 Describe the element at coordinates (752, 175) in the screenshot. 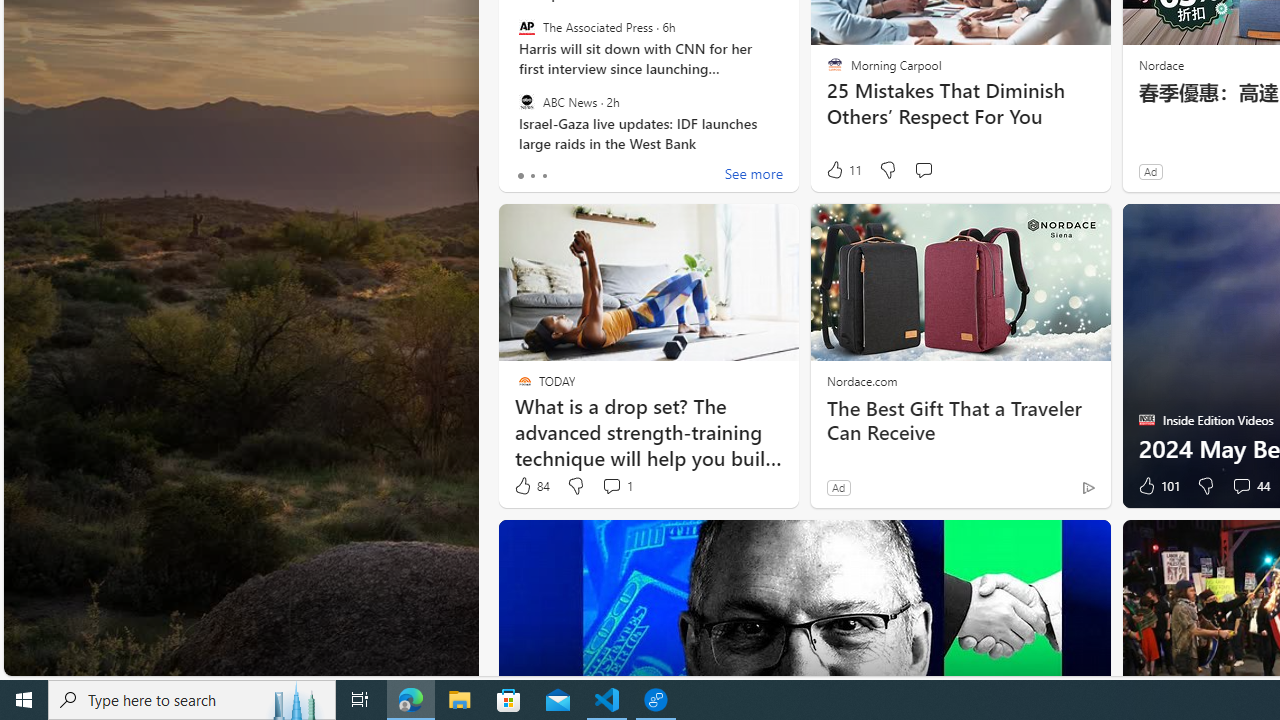

I see `'See more'` at that location.